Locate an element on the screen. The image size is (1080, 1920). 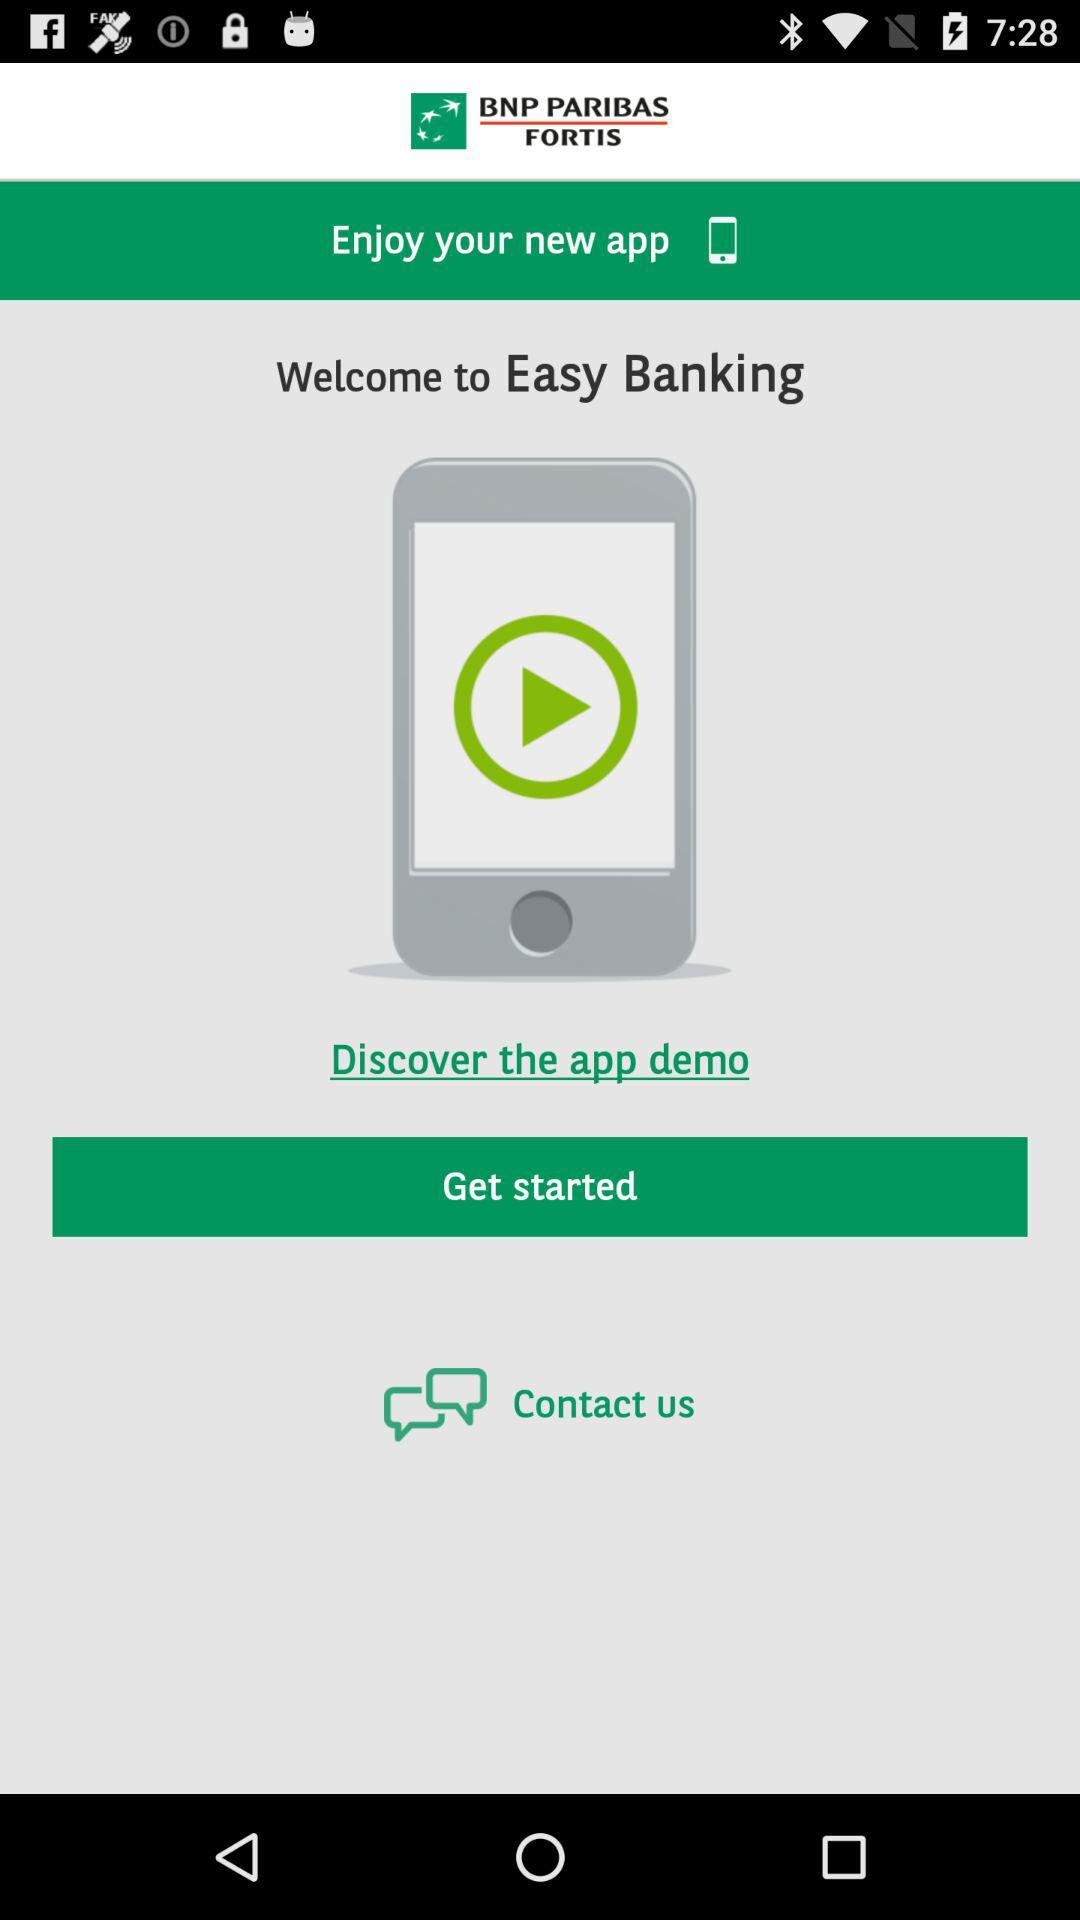
the get started is located at coordinates (540, 1186).